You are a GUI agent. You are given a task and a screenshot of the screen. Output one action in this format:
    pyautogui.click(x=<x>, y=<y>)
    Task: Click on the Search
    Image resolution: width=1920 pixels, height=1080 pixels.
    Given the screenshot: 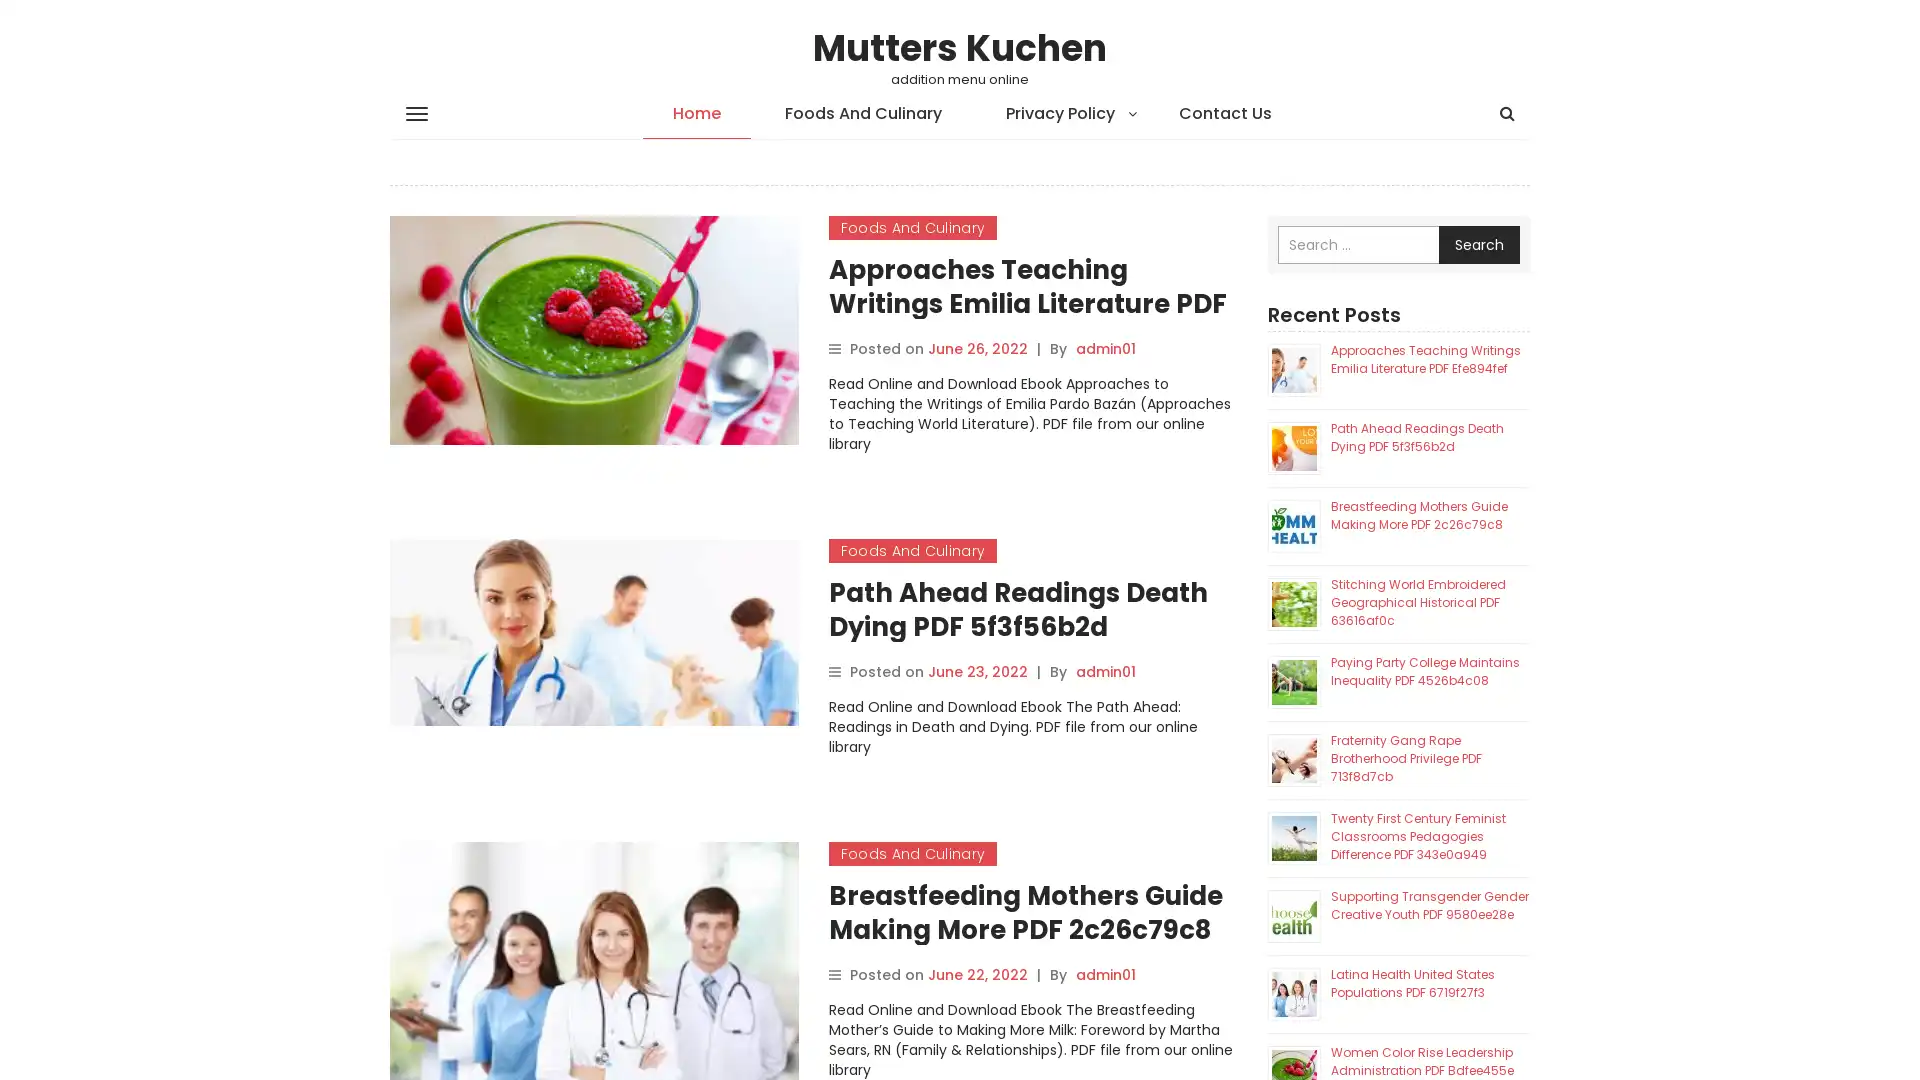 What is the action you would take?
    pyautogui.click(x=1479, y=244)
    